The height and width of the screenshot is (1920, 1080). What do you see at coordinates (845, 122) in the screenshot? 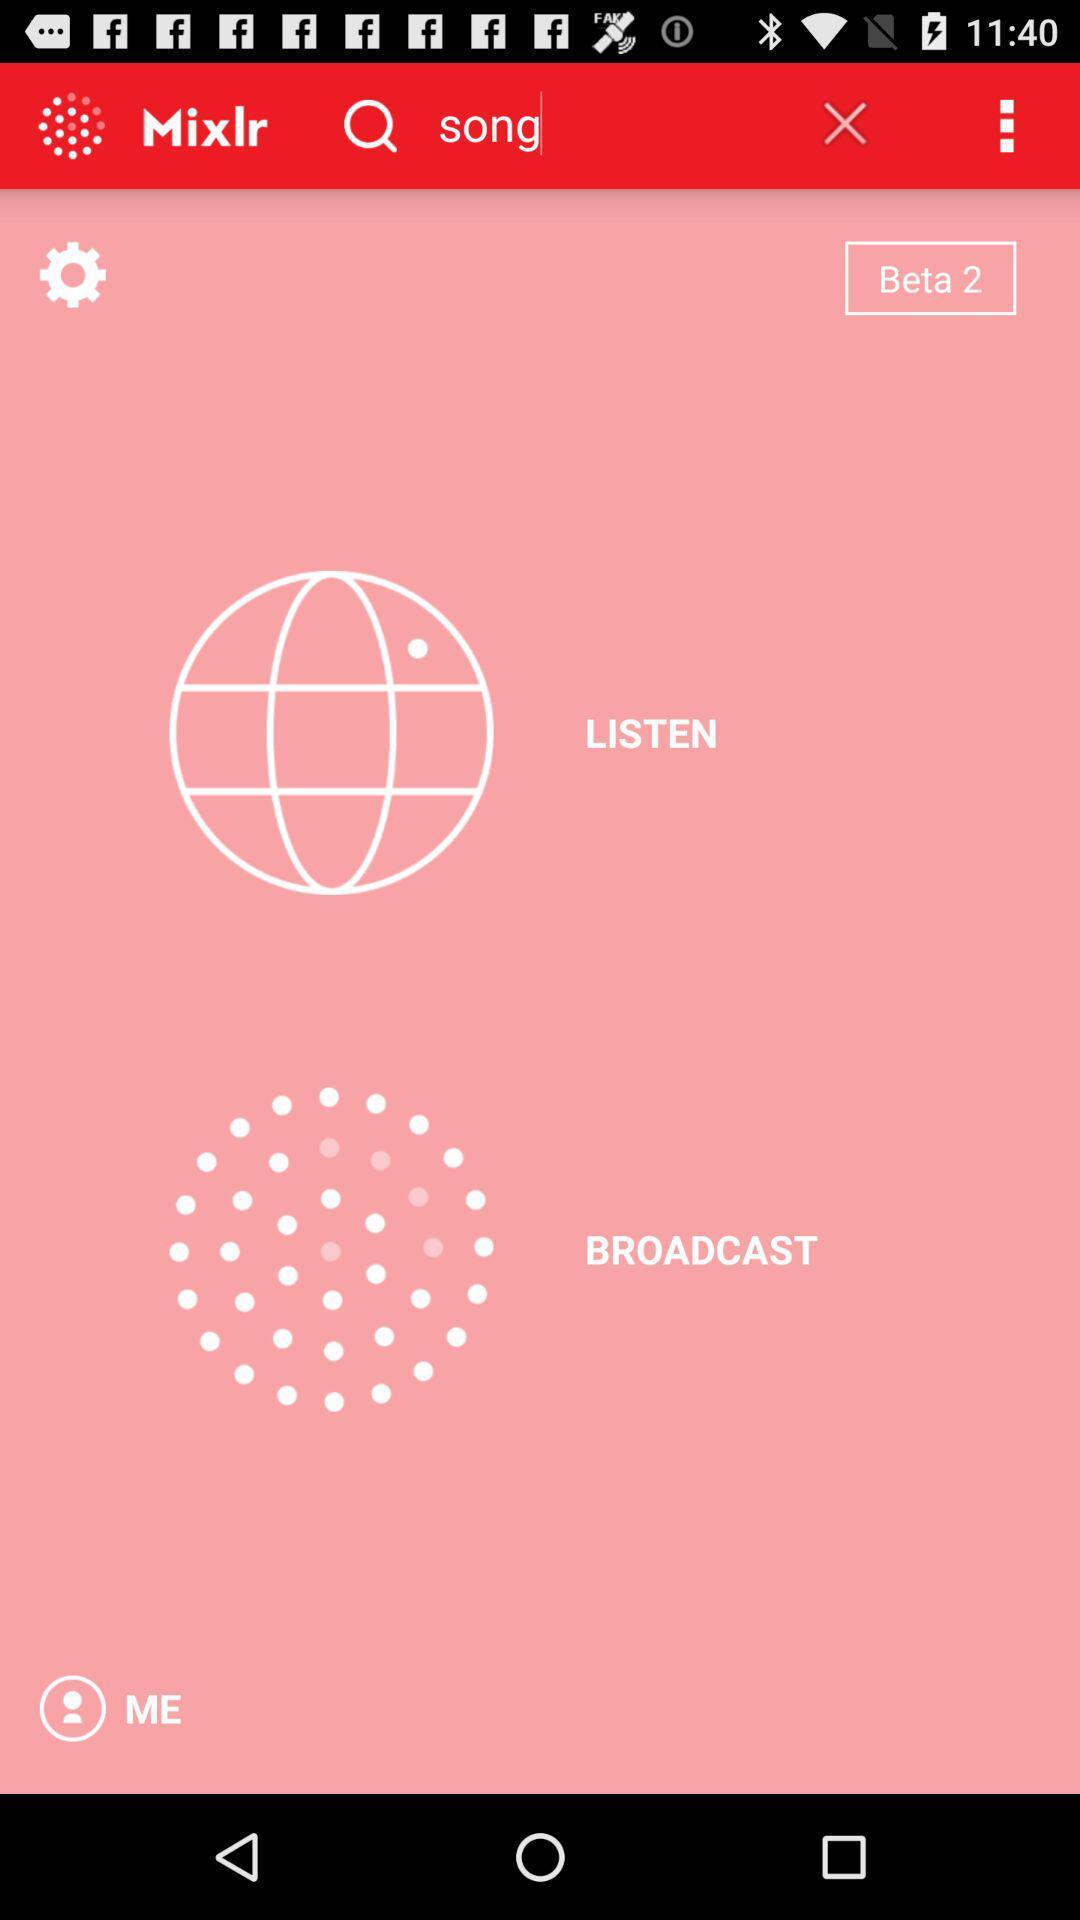
I see `the item to the right of the song` at bounding box center [845, 122].